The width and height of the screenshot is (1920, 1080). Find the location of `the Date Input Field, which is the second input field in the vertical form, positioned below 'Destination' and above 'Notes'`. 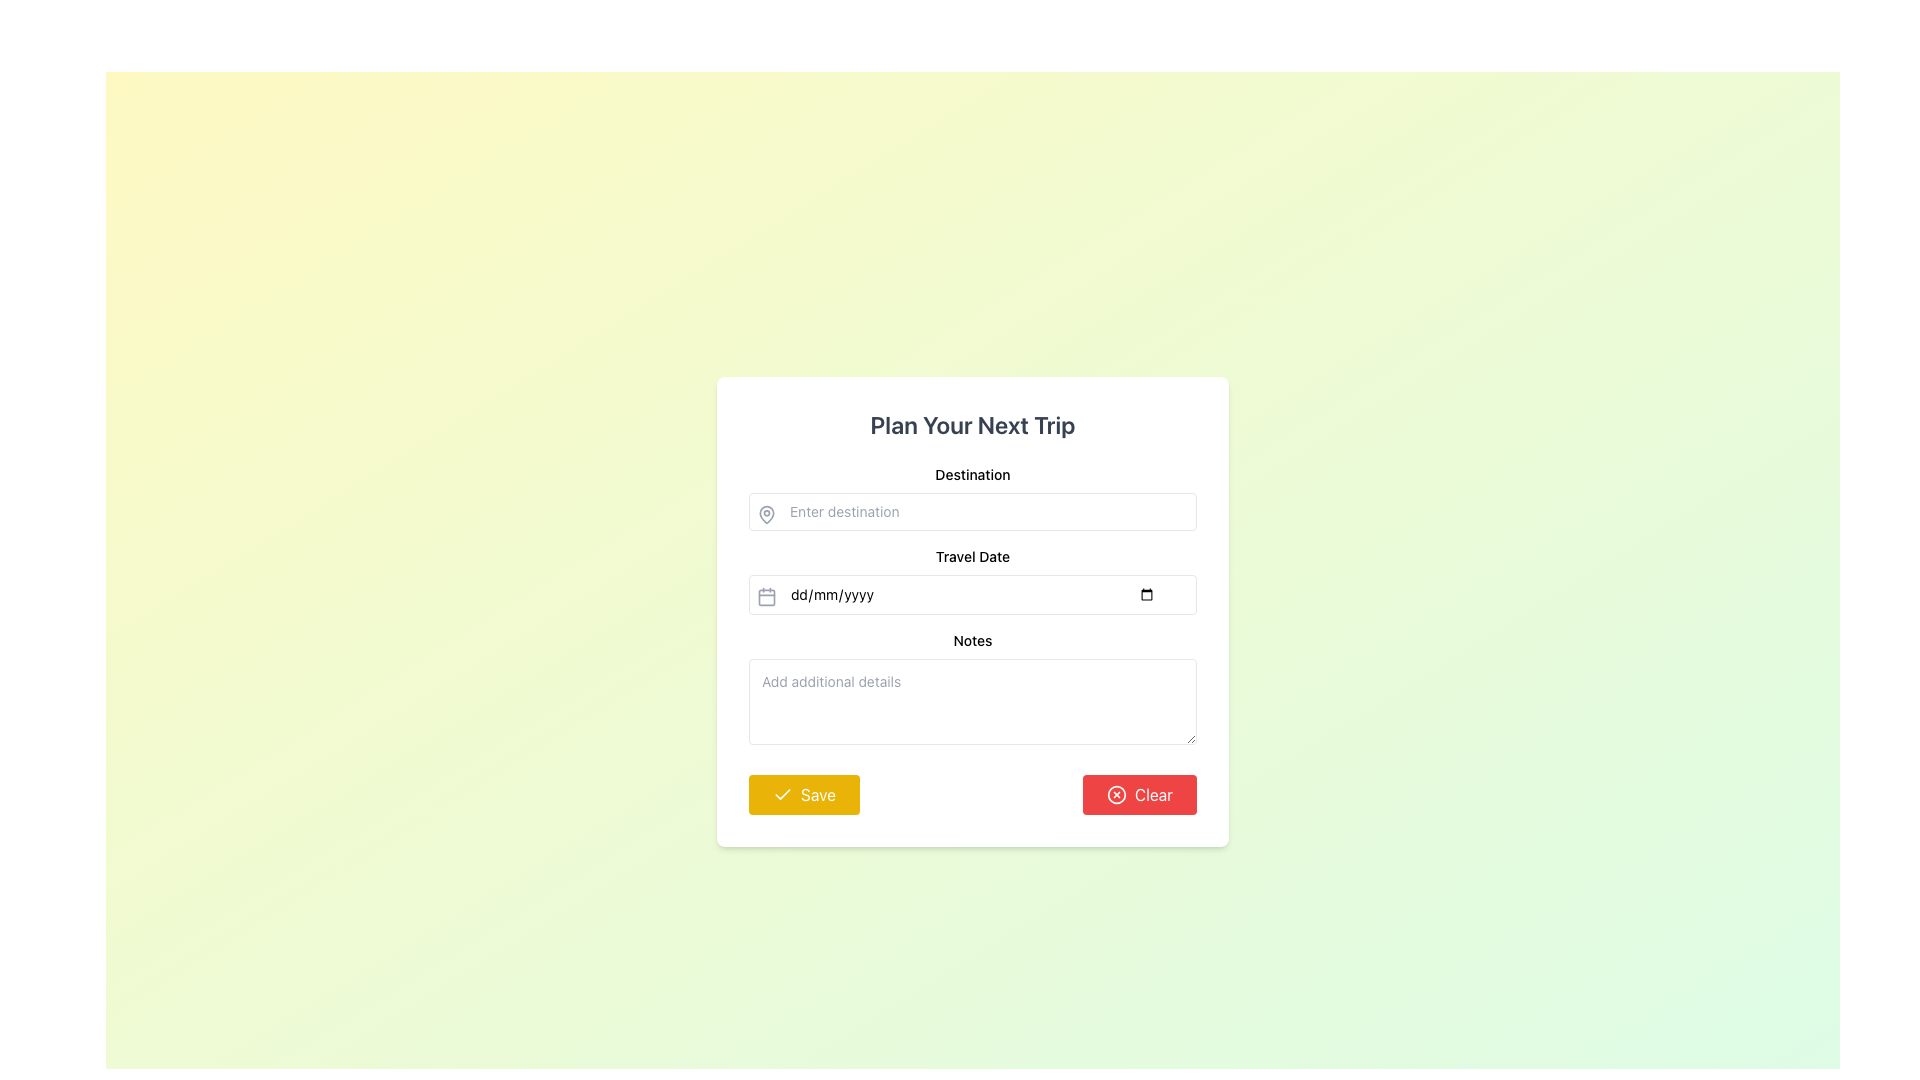

the Date Input Field, which is the second input field in the vertical form, positioned below 'Destination' and above 'Notes' is located at coordinates (973, 581).